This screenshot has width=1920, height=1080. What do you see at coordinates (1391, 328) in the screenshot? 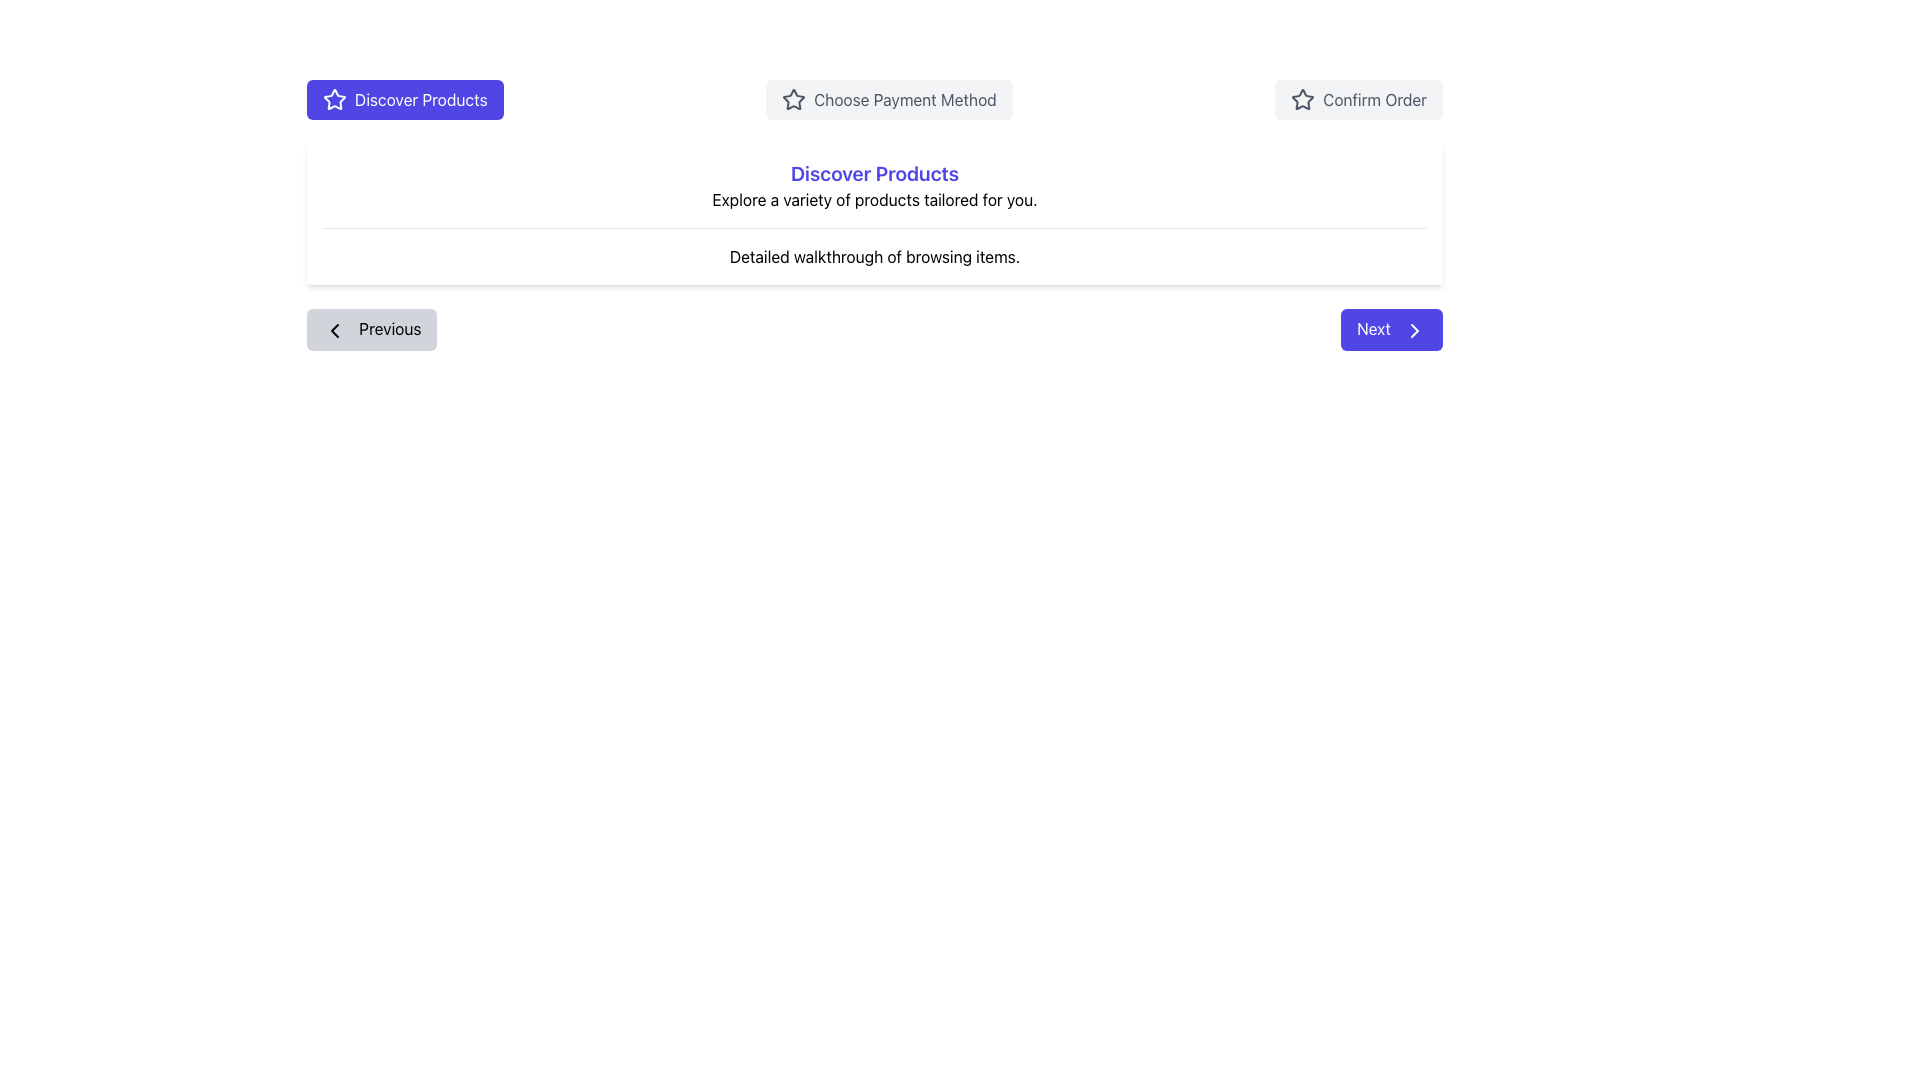
I see `the second navigation button located to the right of the 'Previous' button to proceed to the next step` at bounding box center [1391, 328].